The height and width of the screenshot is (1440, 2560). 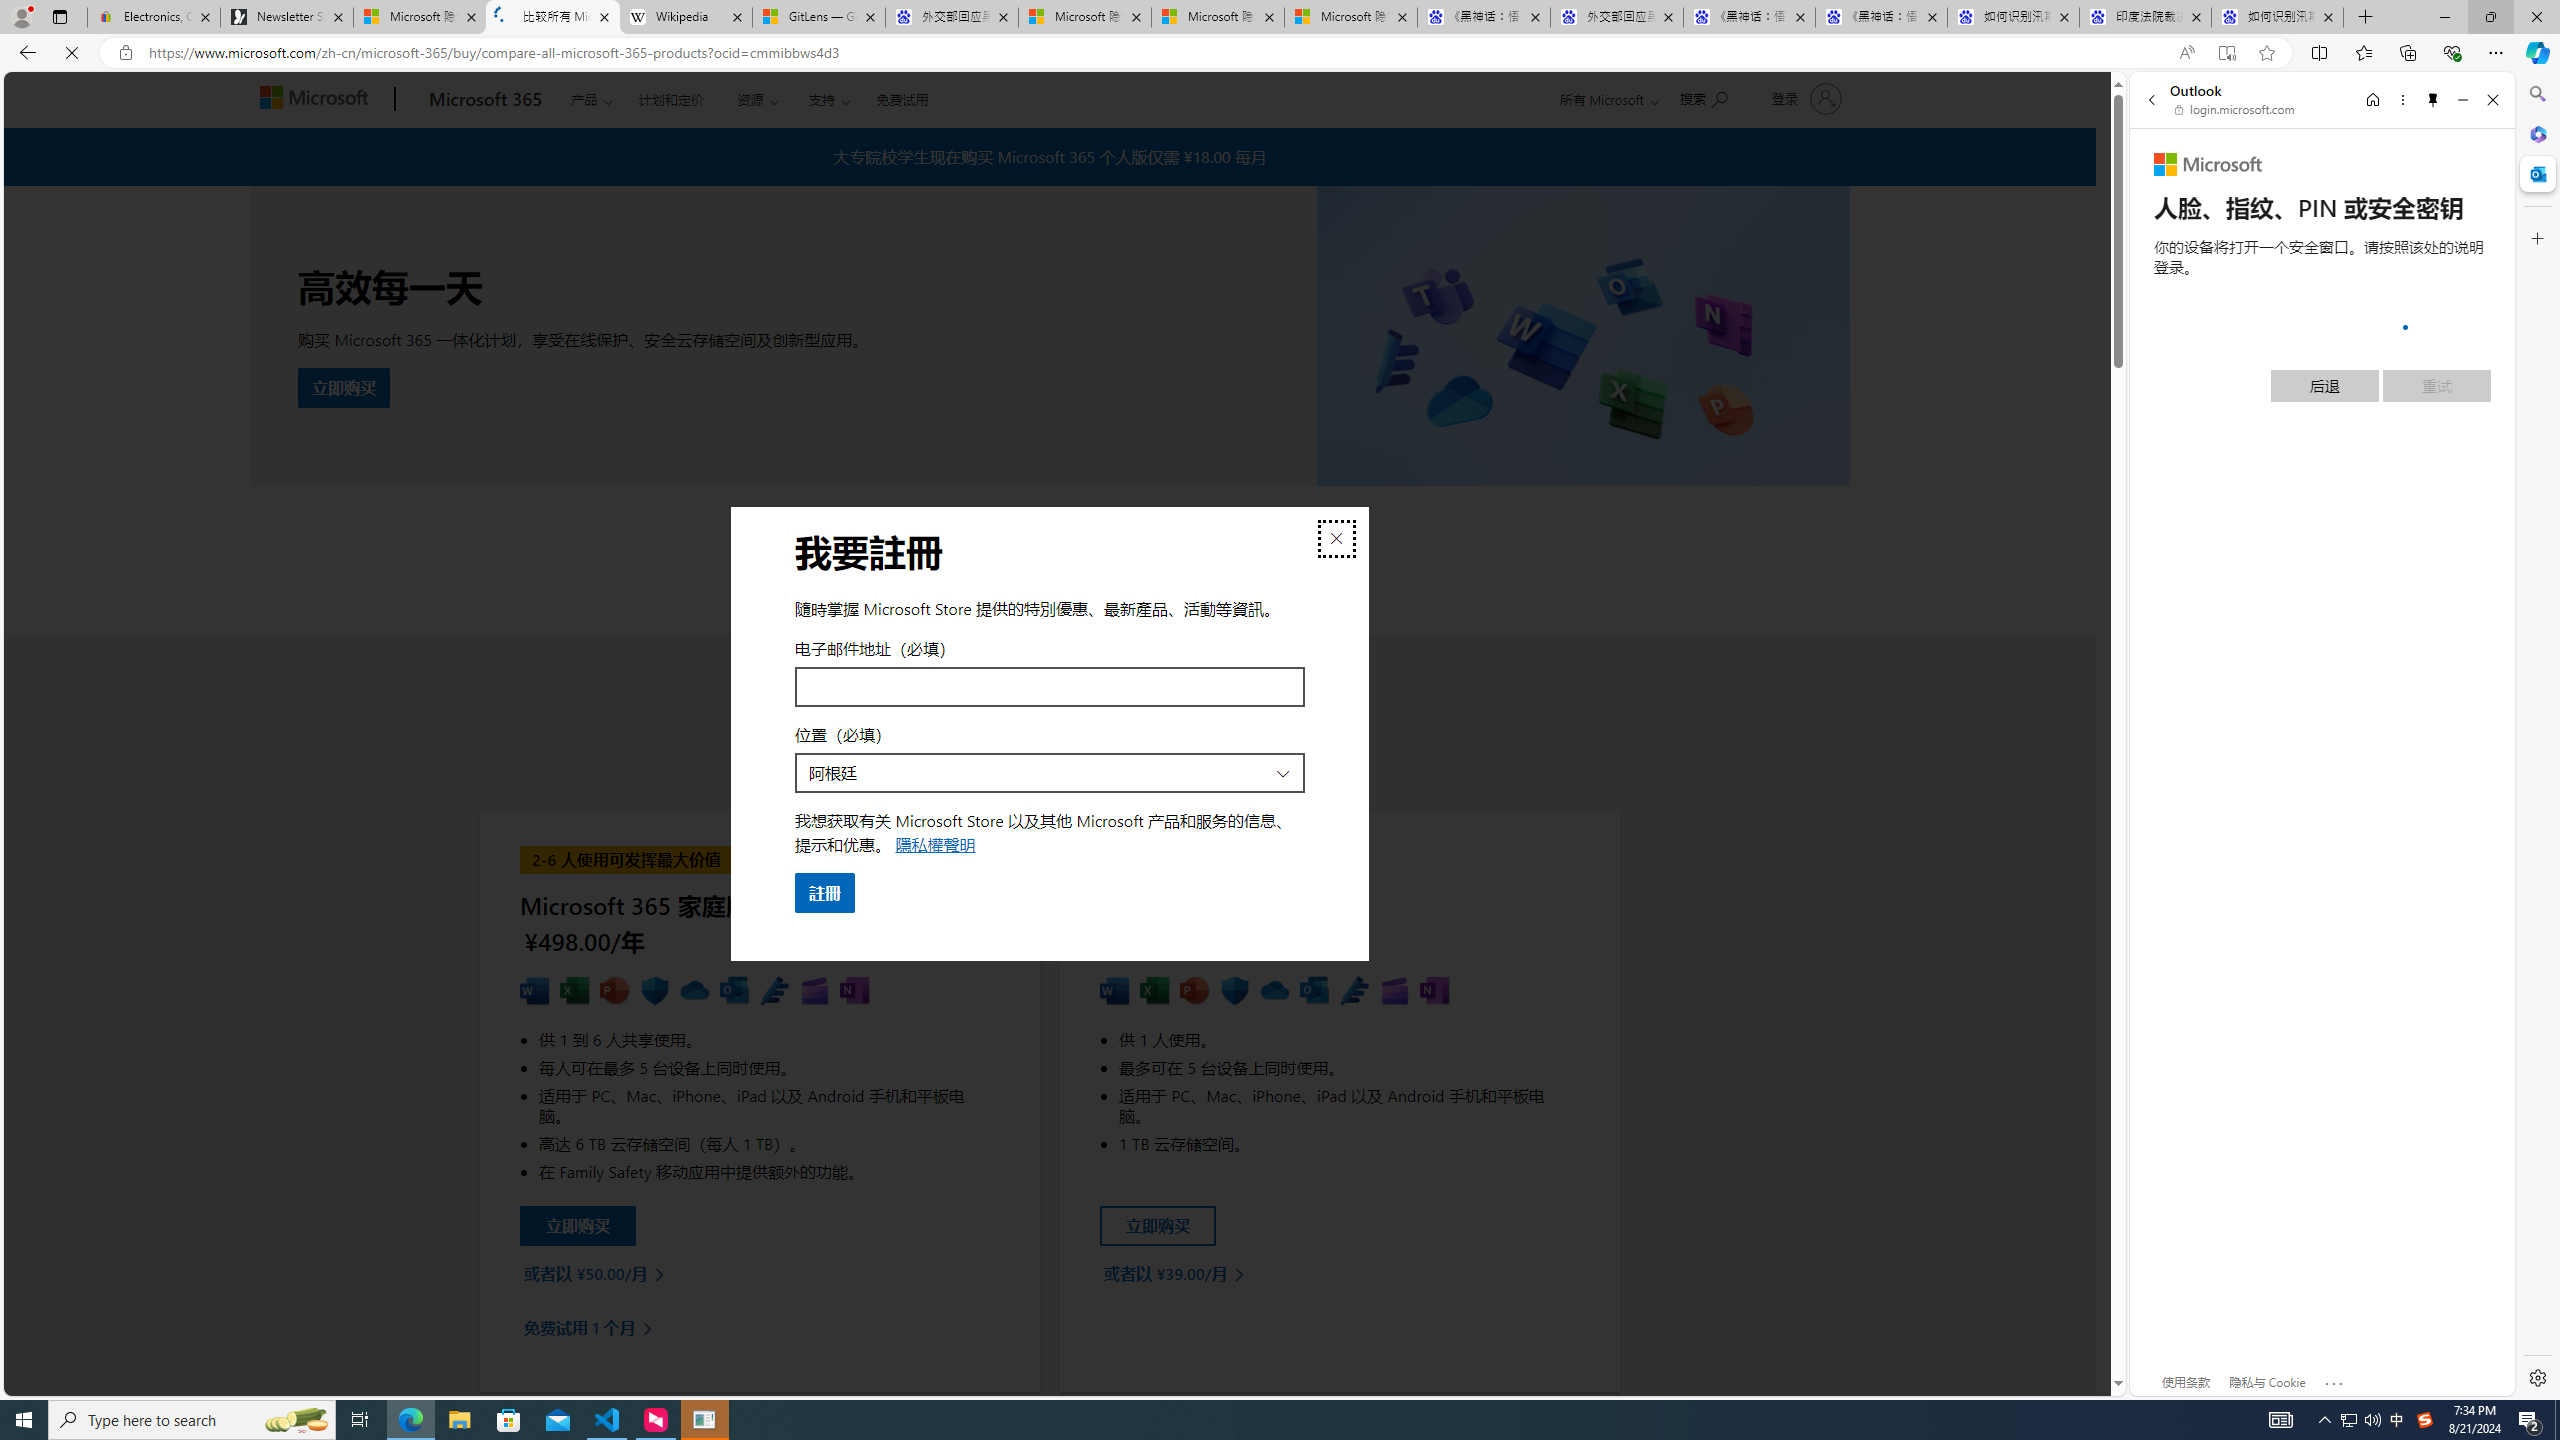 What do you see at coordinates (2537, 735) in the screenshot?
I see `'Side bar'` at bounding box center [2537, 735].